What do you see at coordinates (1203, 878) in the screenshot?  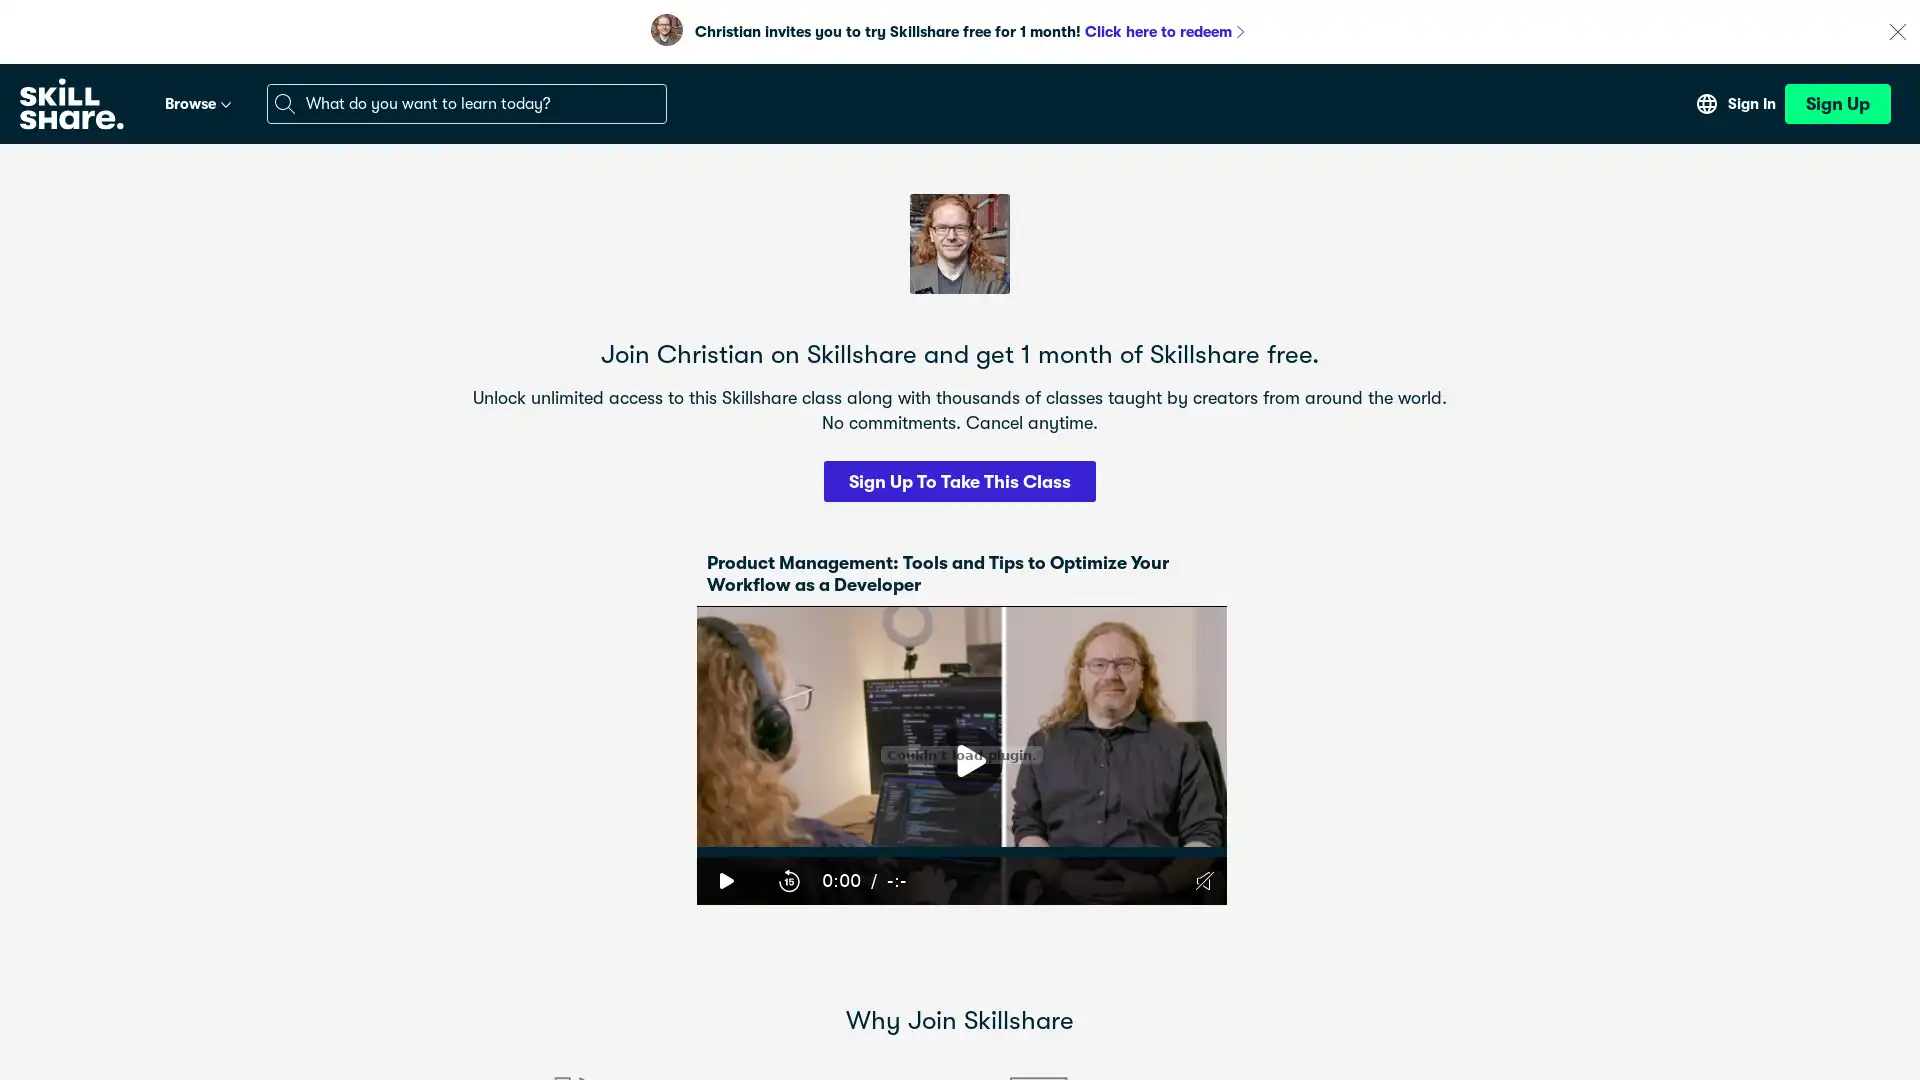 I see `Unmute` at bounding box center [1203, 878].